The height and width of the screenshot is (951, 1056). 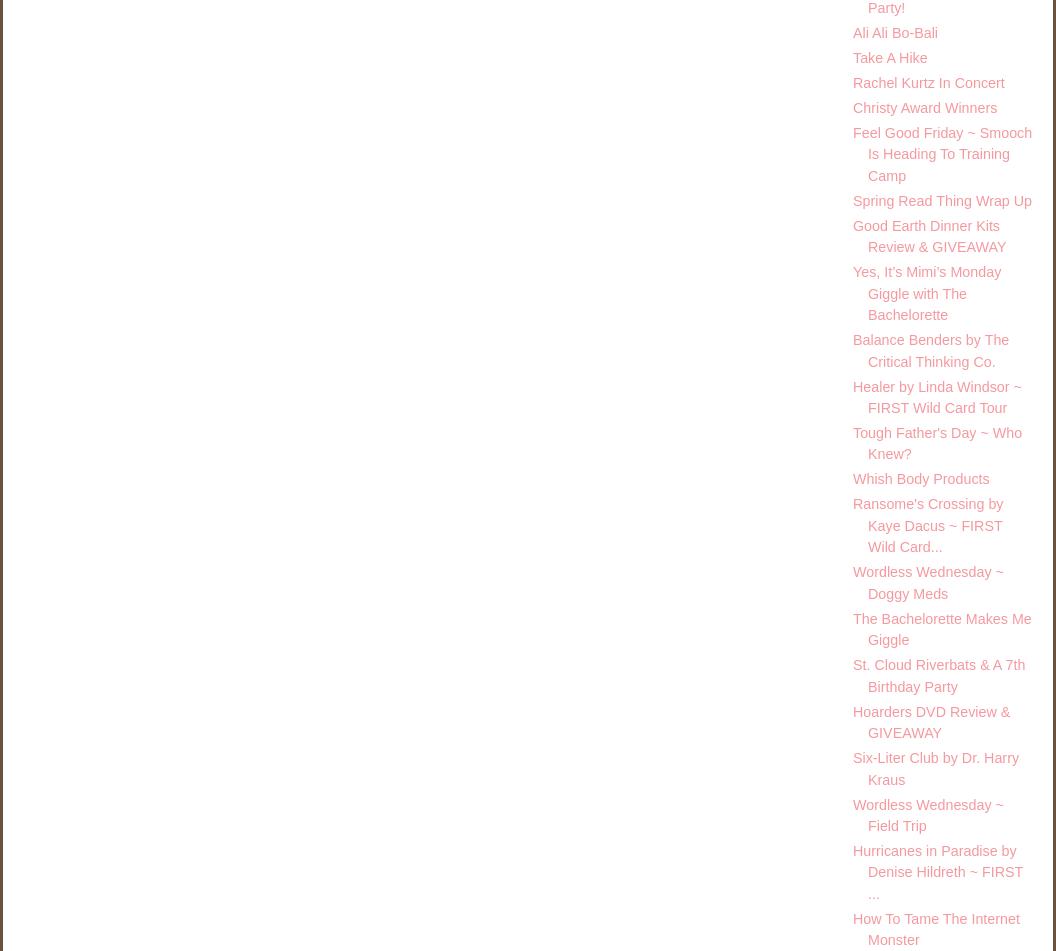 I want to click on 'Whish Body Products', so click(x=920, y=478).